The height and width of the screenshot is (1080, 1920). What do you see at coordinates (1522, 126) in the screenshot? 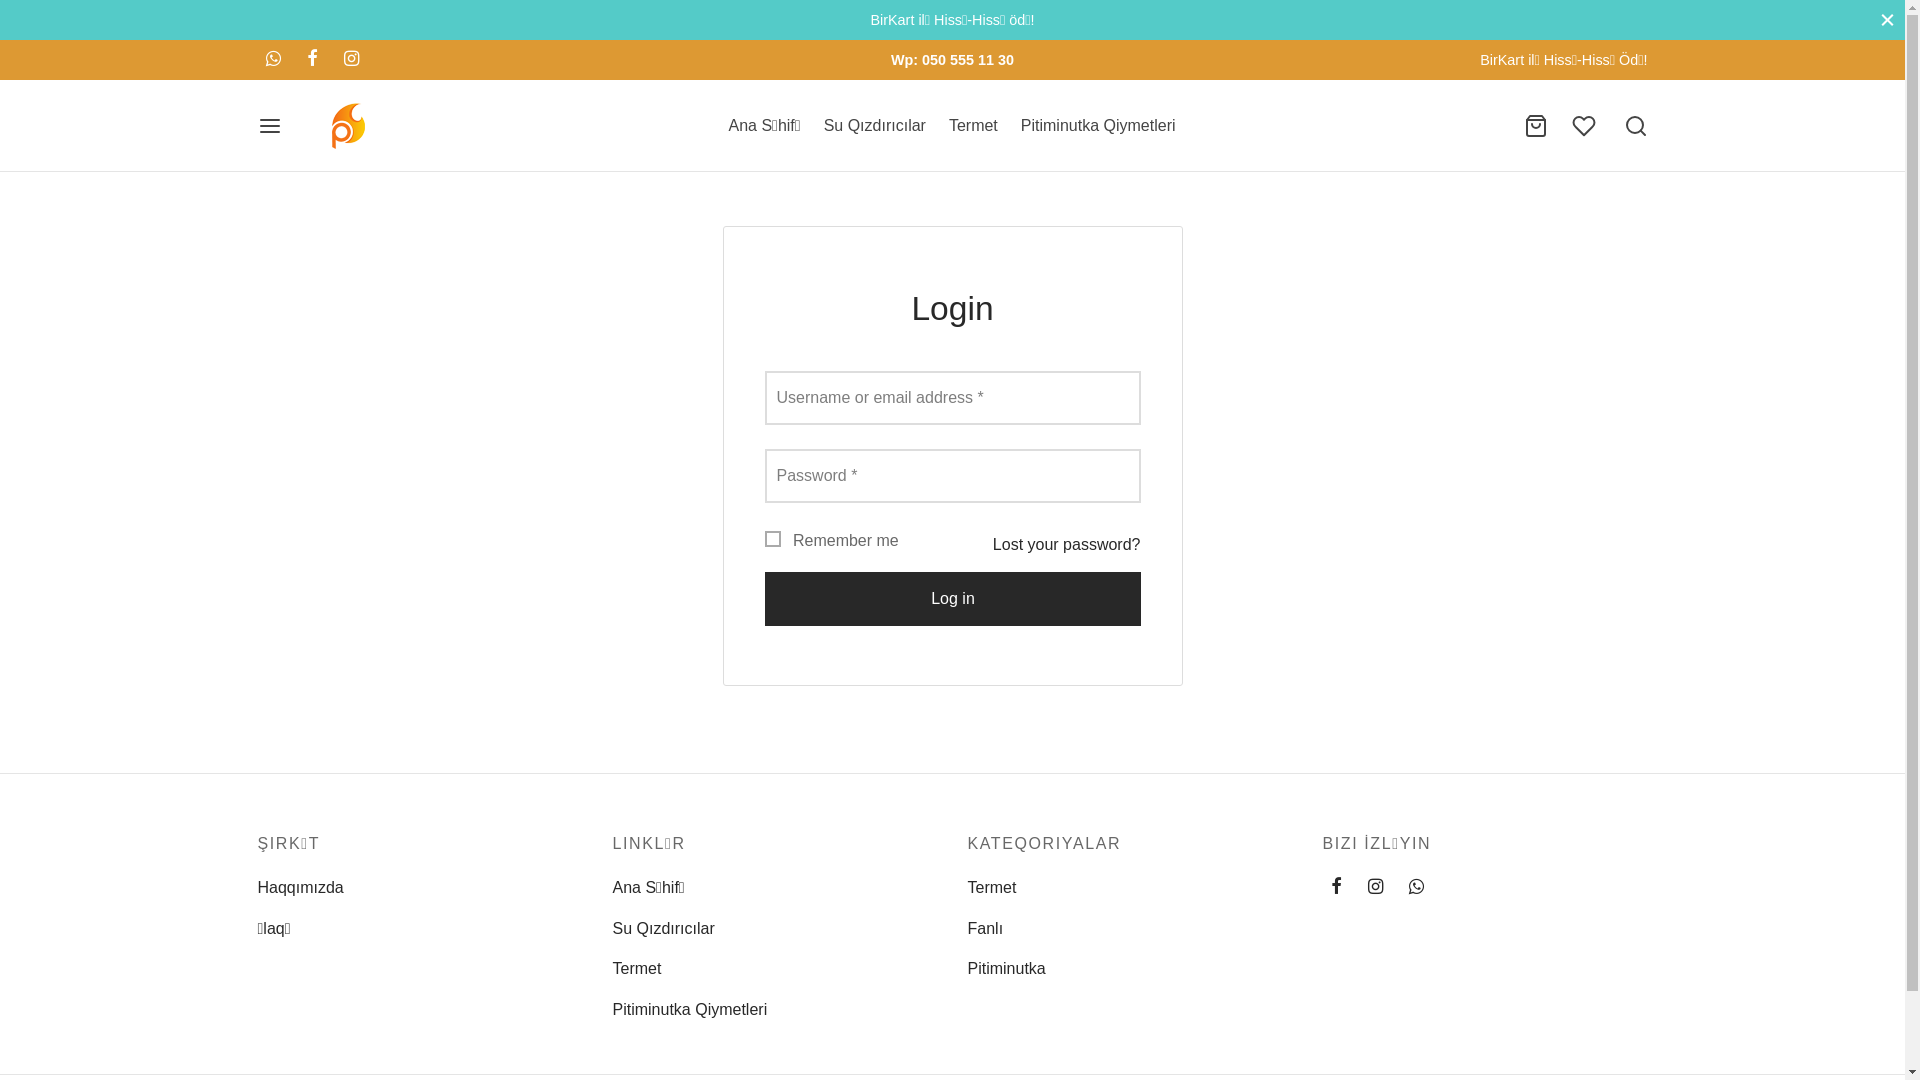
I see `'Cart'` at bounding box center [1522, 126].